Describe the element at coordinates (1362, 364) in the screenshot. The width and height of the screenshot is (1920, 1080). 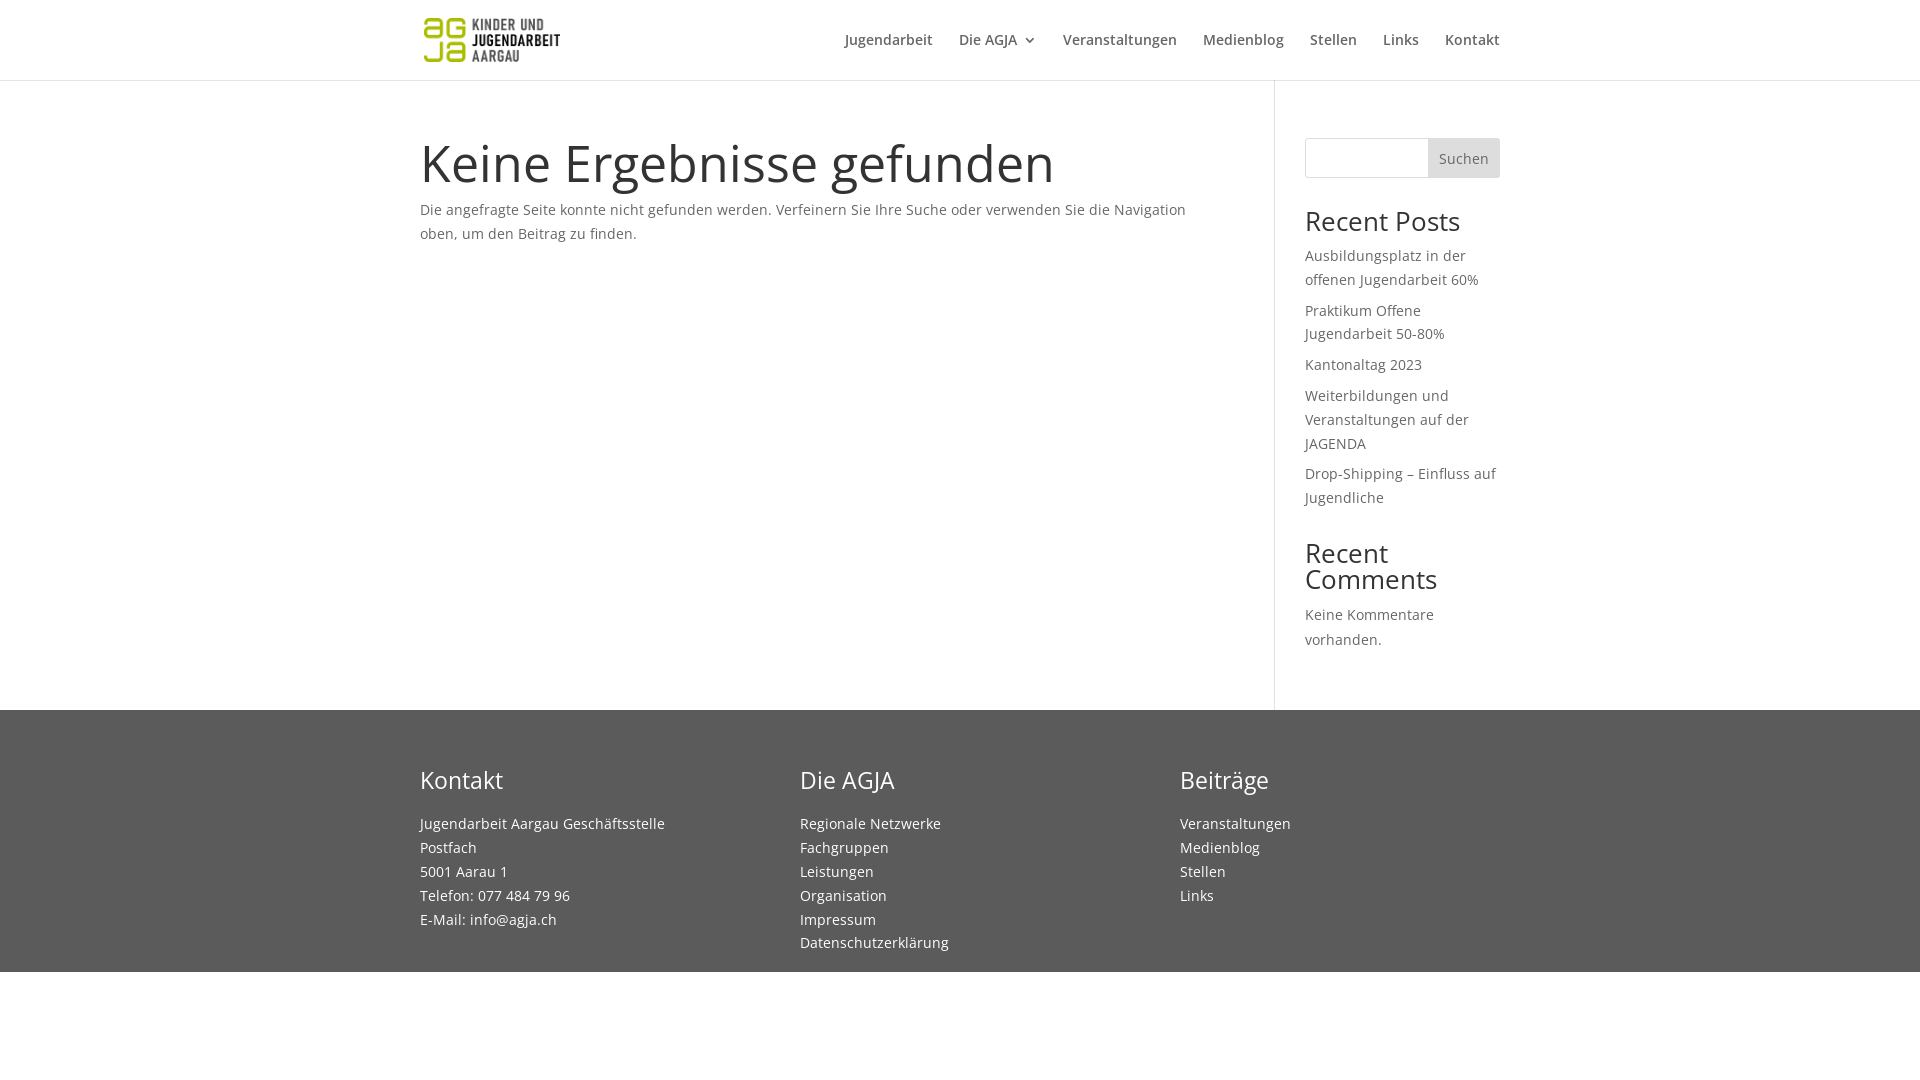
I see `'Kantonaltag 2023'` at that location.